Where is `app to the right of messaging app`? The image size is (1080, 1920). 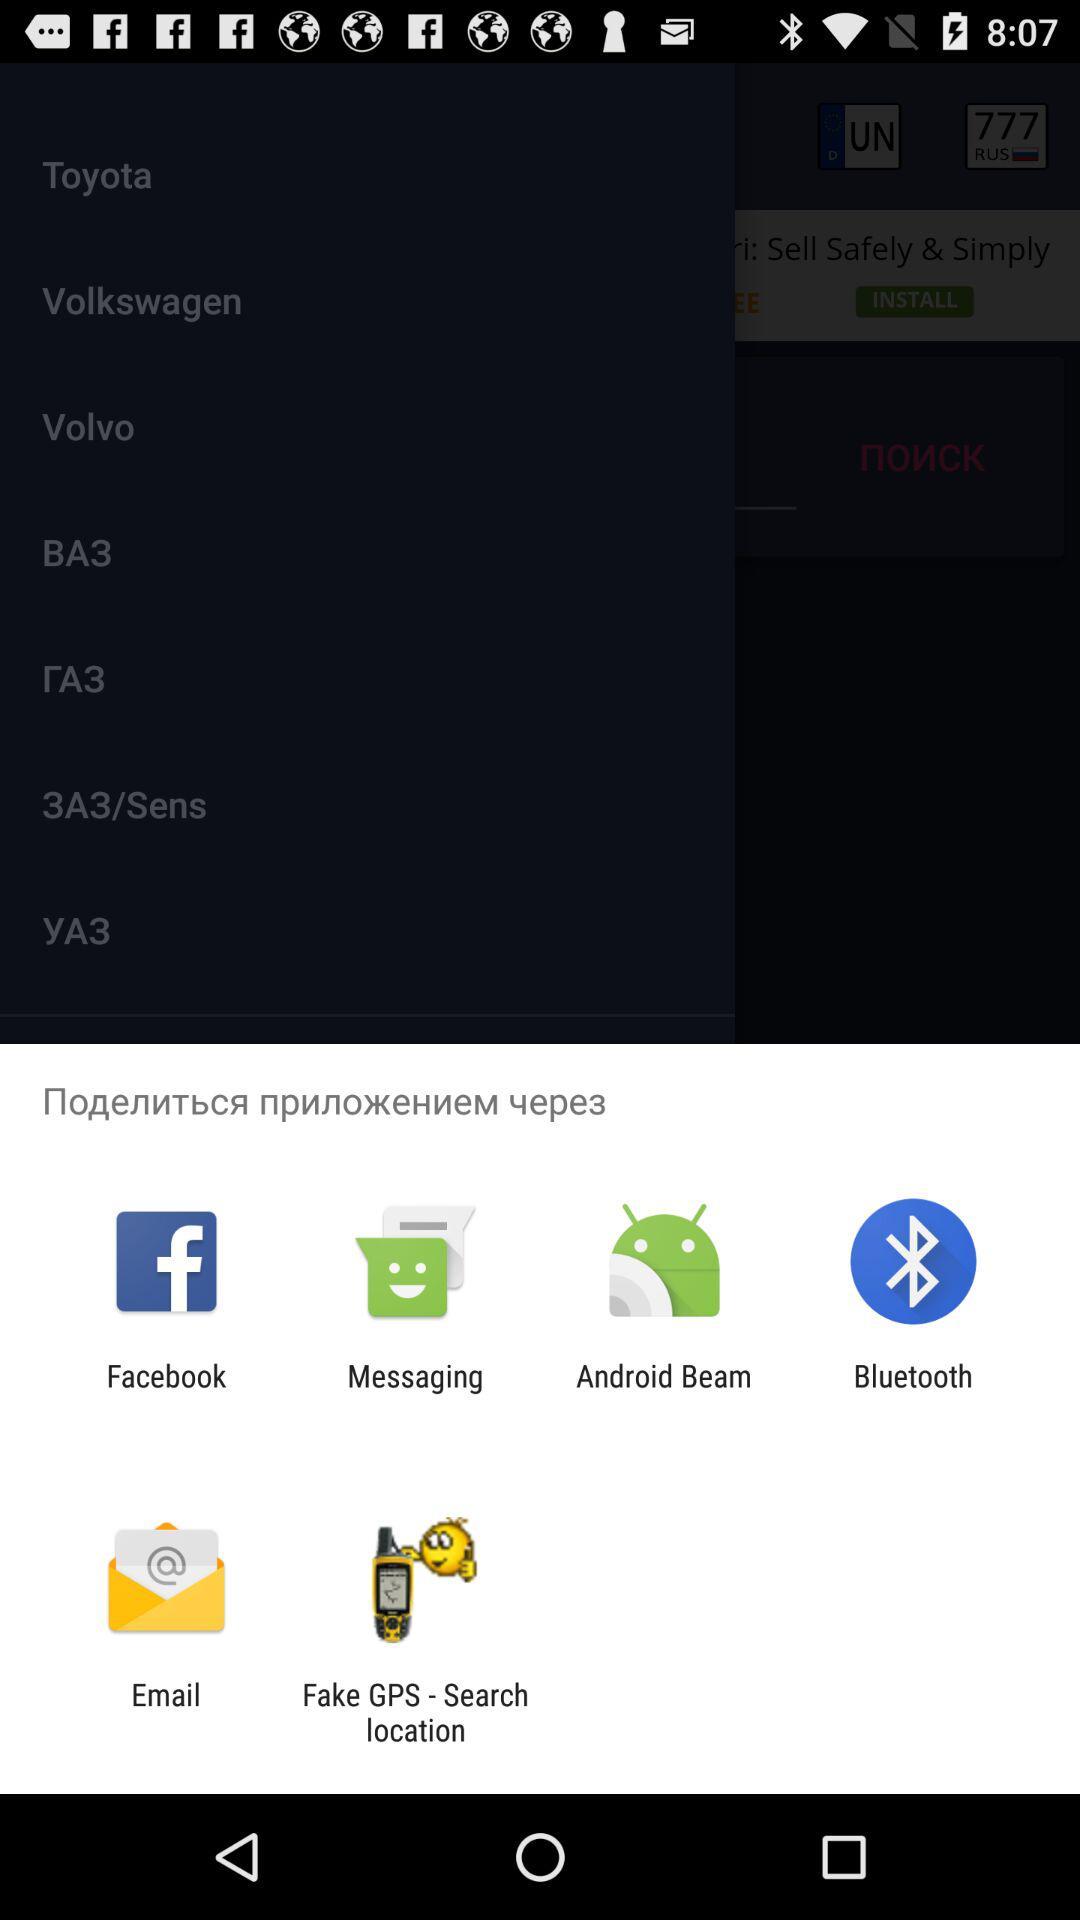
app to the right of messaging app is located at coordinates (664, 1392).